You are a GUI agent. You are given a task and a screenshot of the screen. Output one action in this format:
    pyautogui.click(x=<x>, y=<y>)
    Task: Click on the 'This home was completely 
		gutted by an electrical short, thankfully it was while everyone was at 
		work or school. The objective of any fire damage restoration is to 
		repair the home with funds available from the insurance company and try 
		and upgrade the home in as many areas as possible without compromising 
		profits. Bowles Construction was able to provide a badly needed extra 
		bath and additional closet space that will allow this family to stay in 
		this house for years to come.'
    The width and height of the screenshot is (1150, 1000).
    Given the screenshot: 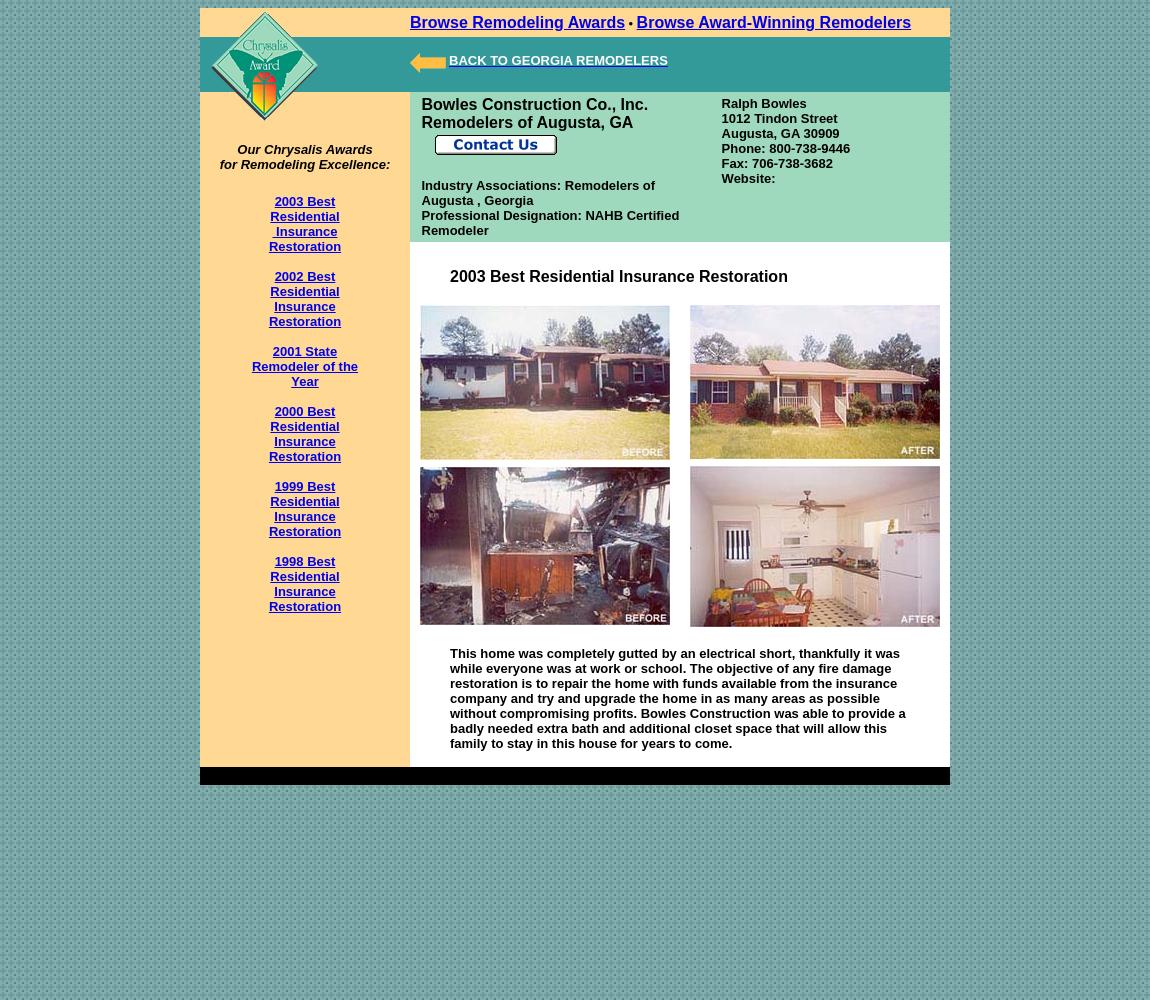 What is the action you would take?
    pyautogui.click(x=449, y=696)
    